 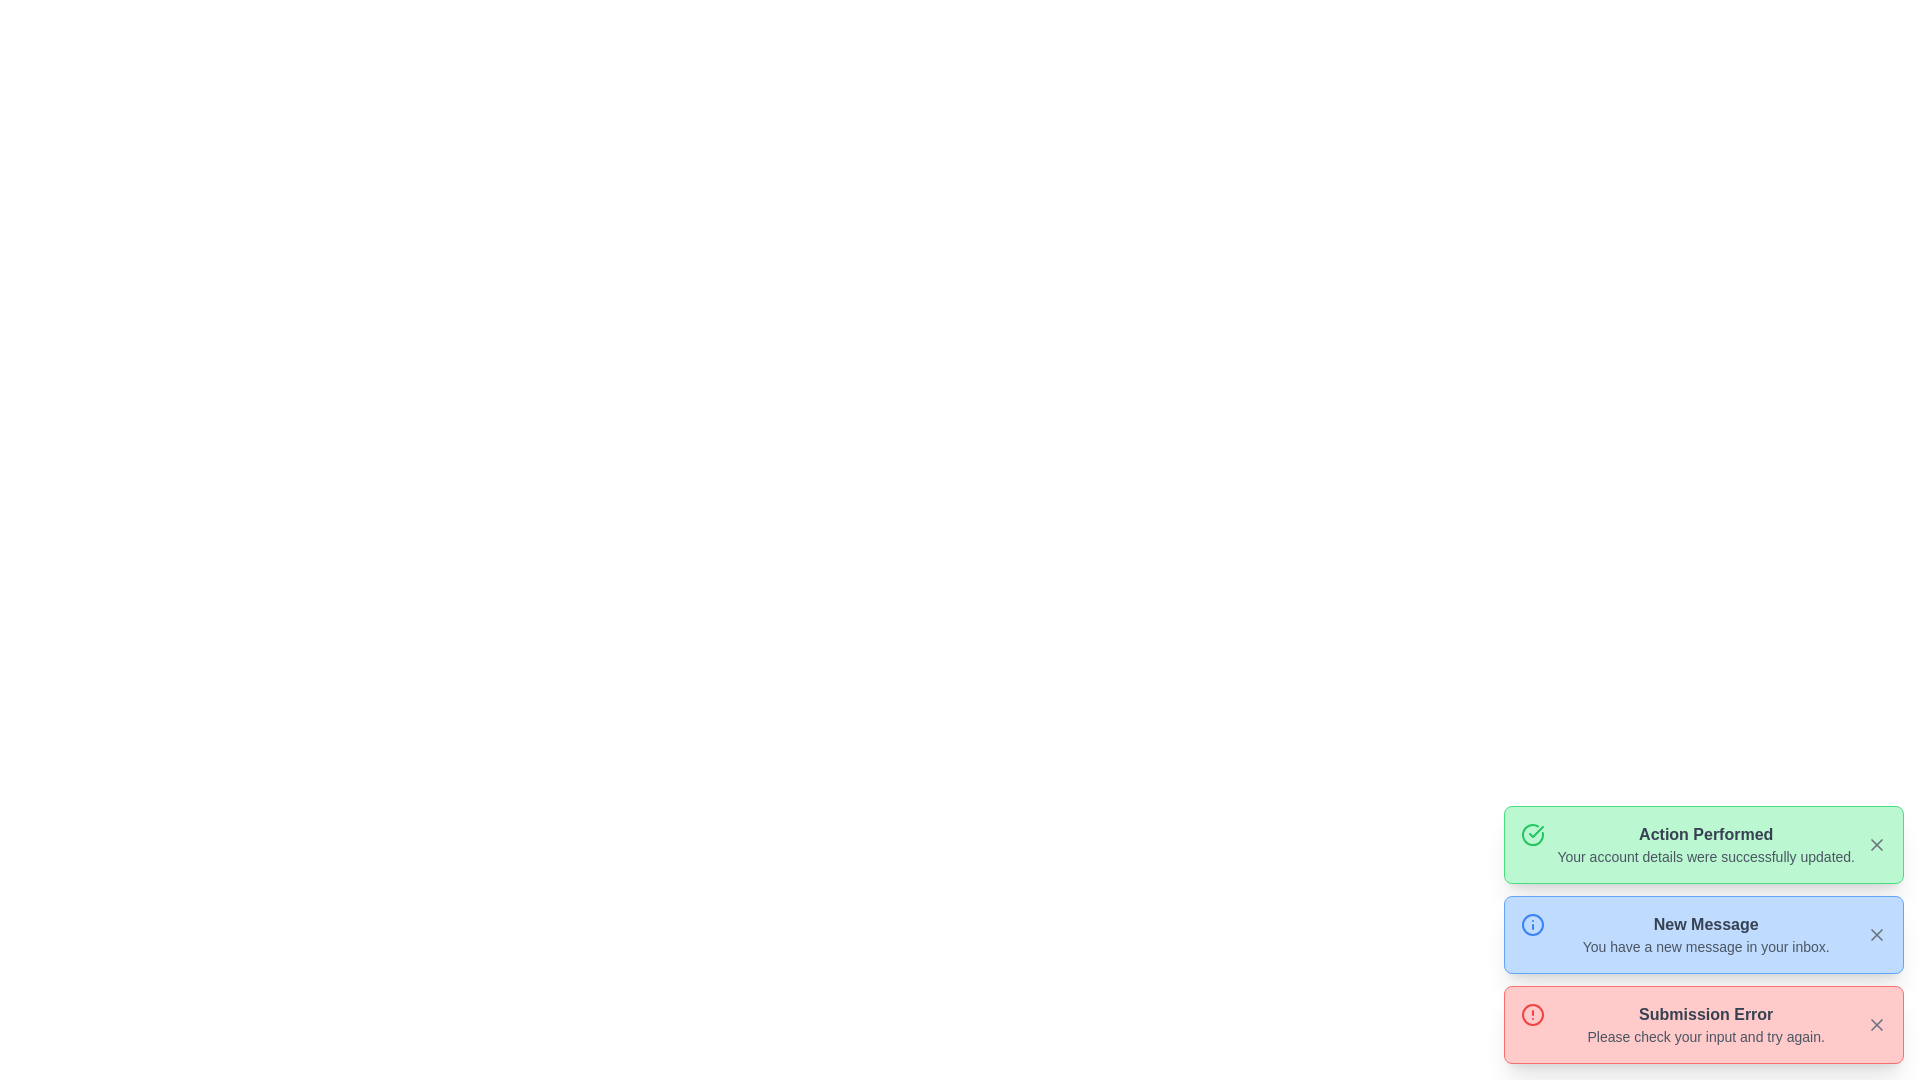 I want to click on the information icon, which is an outlined circle with an 'i' inside, located at the left side of the notification card titled 'New Message', so click(x=1532, y=934).